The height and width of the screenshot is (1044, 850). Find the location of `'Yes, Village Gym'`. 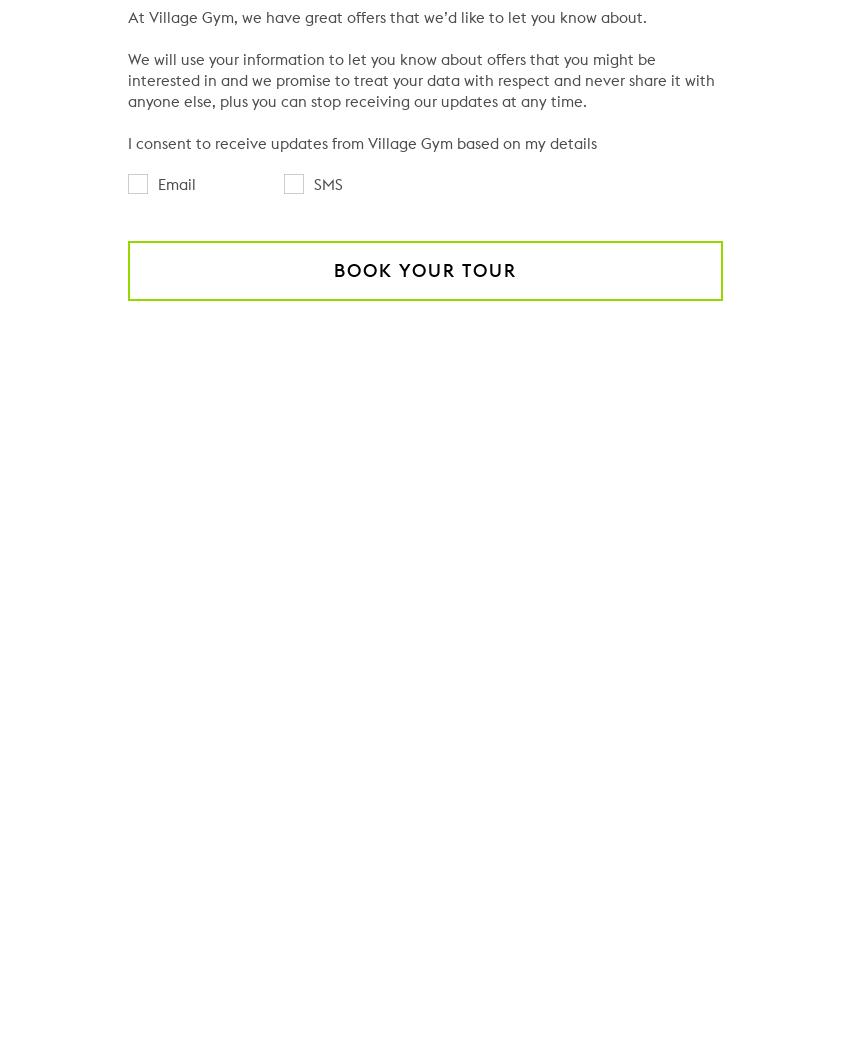

'Yes, Village Gym' is located at coordinates (247, 1030).